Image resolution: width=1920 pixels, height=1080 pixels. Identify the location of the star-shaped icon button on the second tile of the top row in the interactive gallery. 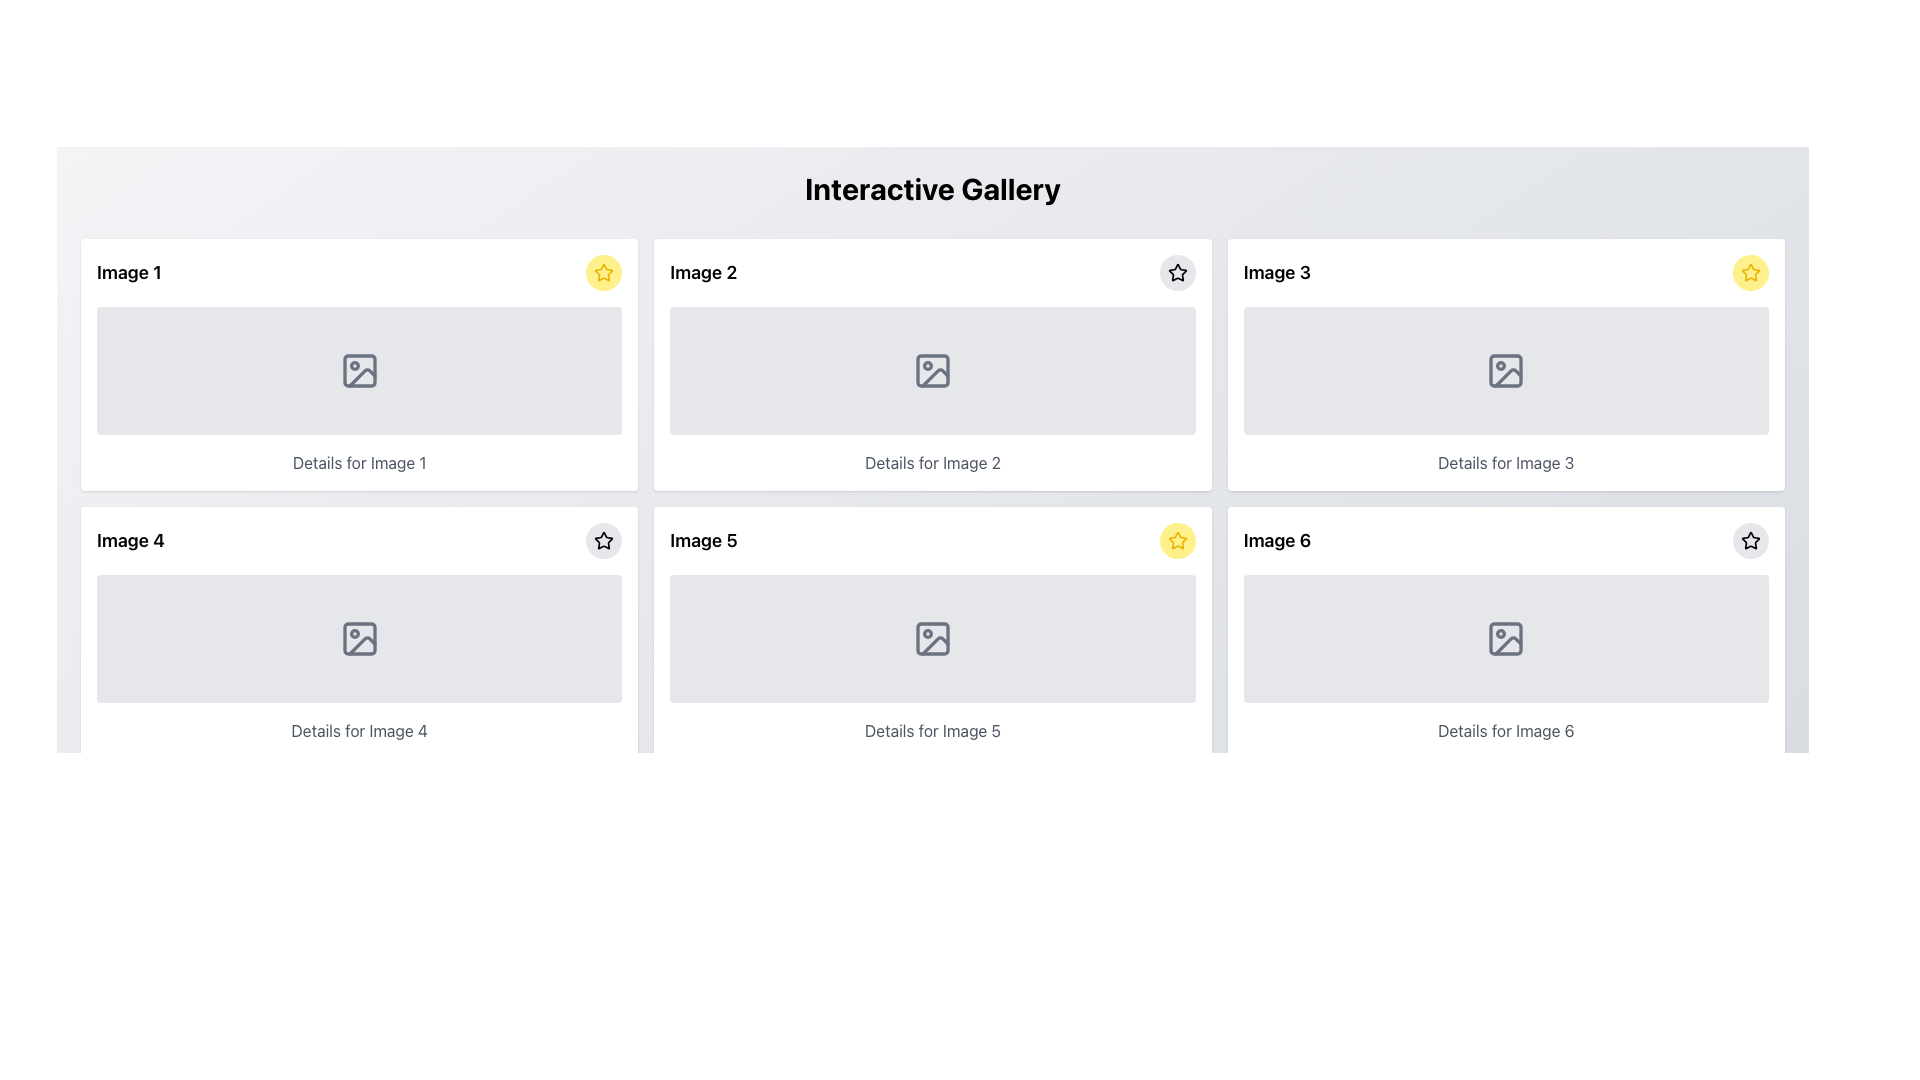
(1177, 273).